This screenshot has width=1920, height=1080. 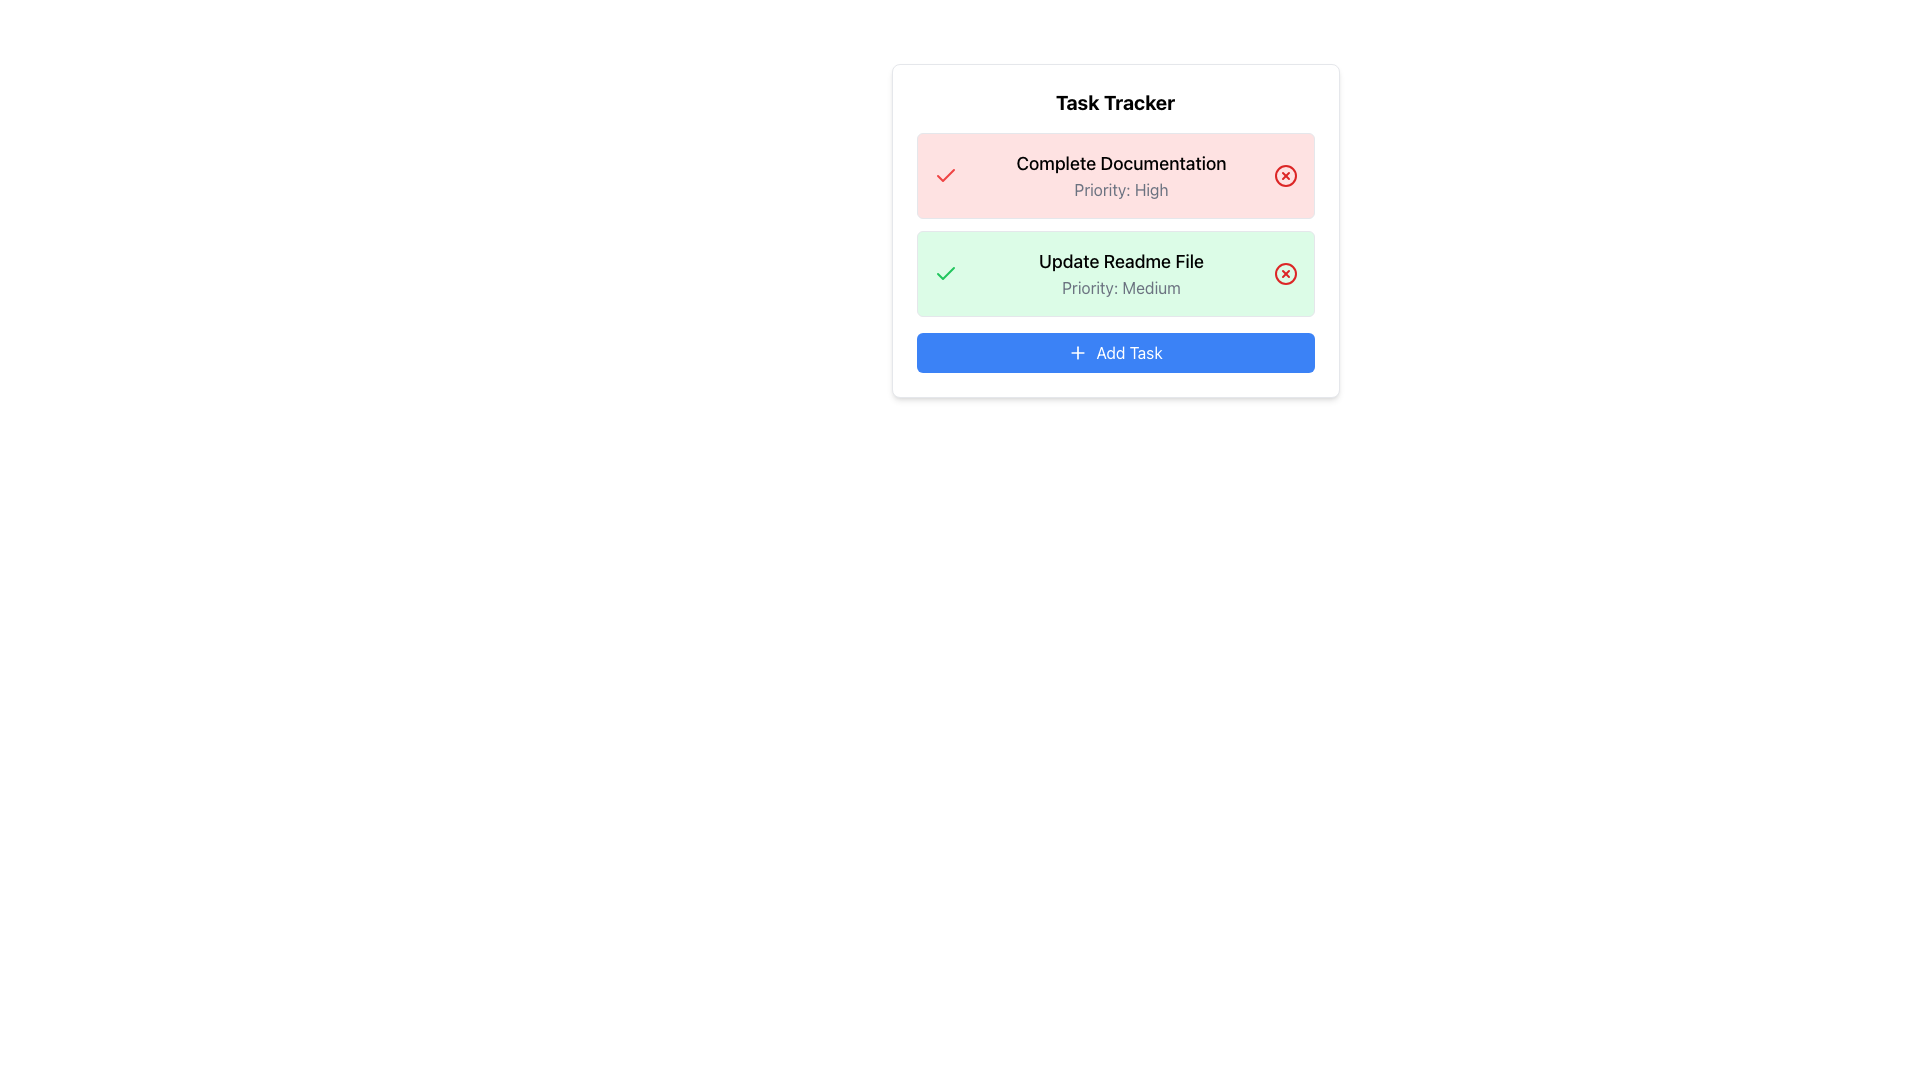 I want to click on the task item display in the task tracker application, which shows the task name and priority level, located between 'Complete Documentation' and '+ Add Task', so click(x=1121, y=273).